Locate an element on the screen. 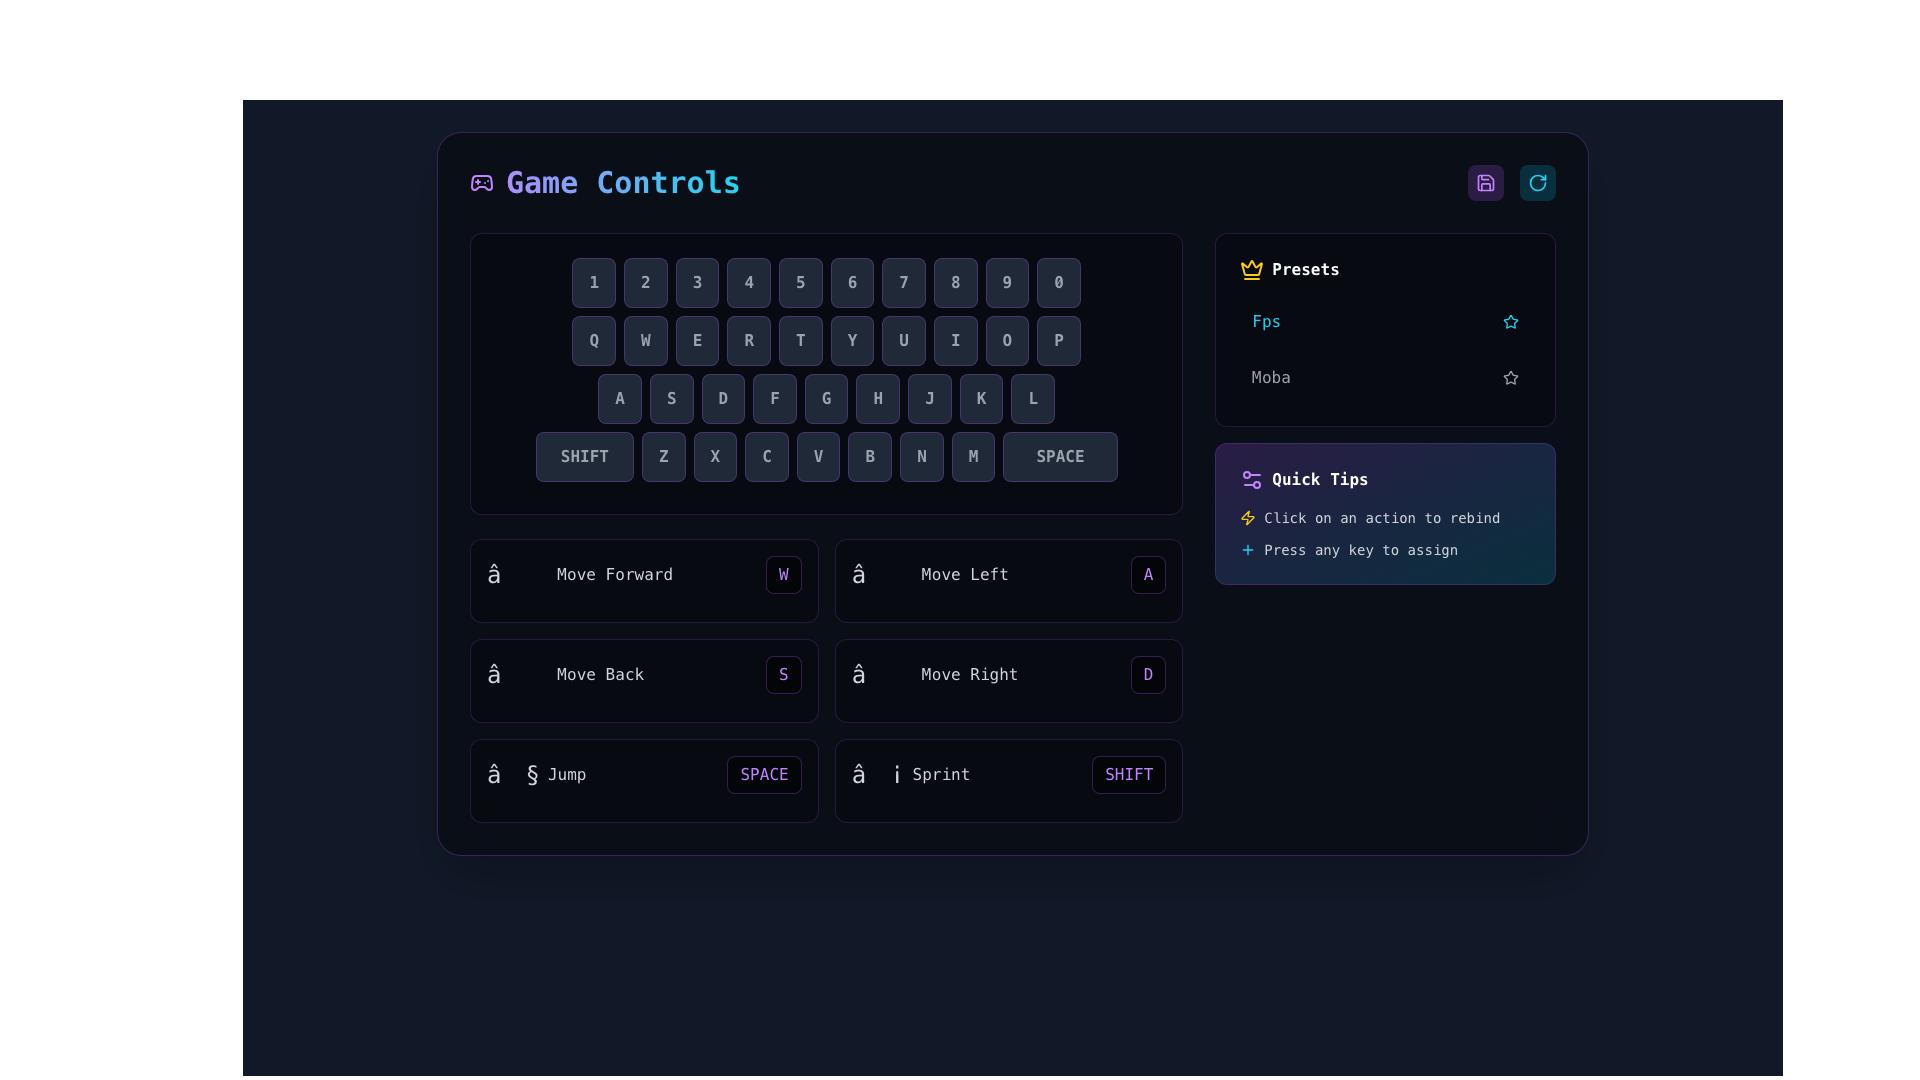 This screenshot has width=1920, height=1080. the virtual button representing the letter 'I' key, which is the eighth button in a horizontal row between 'U' and 'O' on the second layer of the virtual keyboard is located at coordinates (954, 339).